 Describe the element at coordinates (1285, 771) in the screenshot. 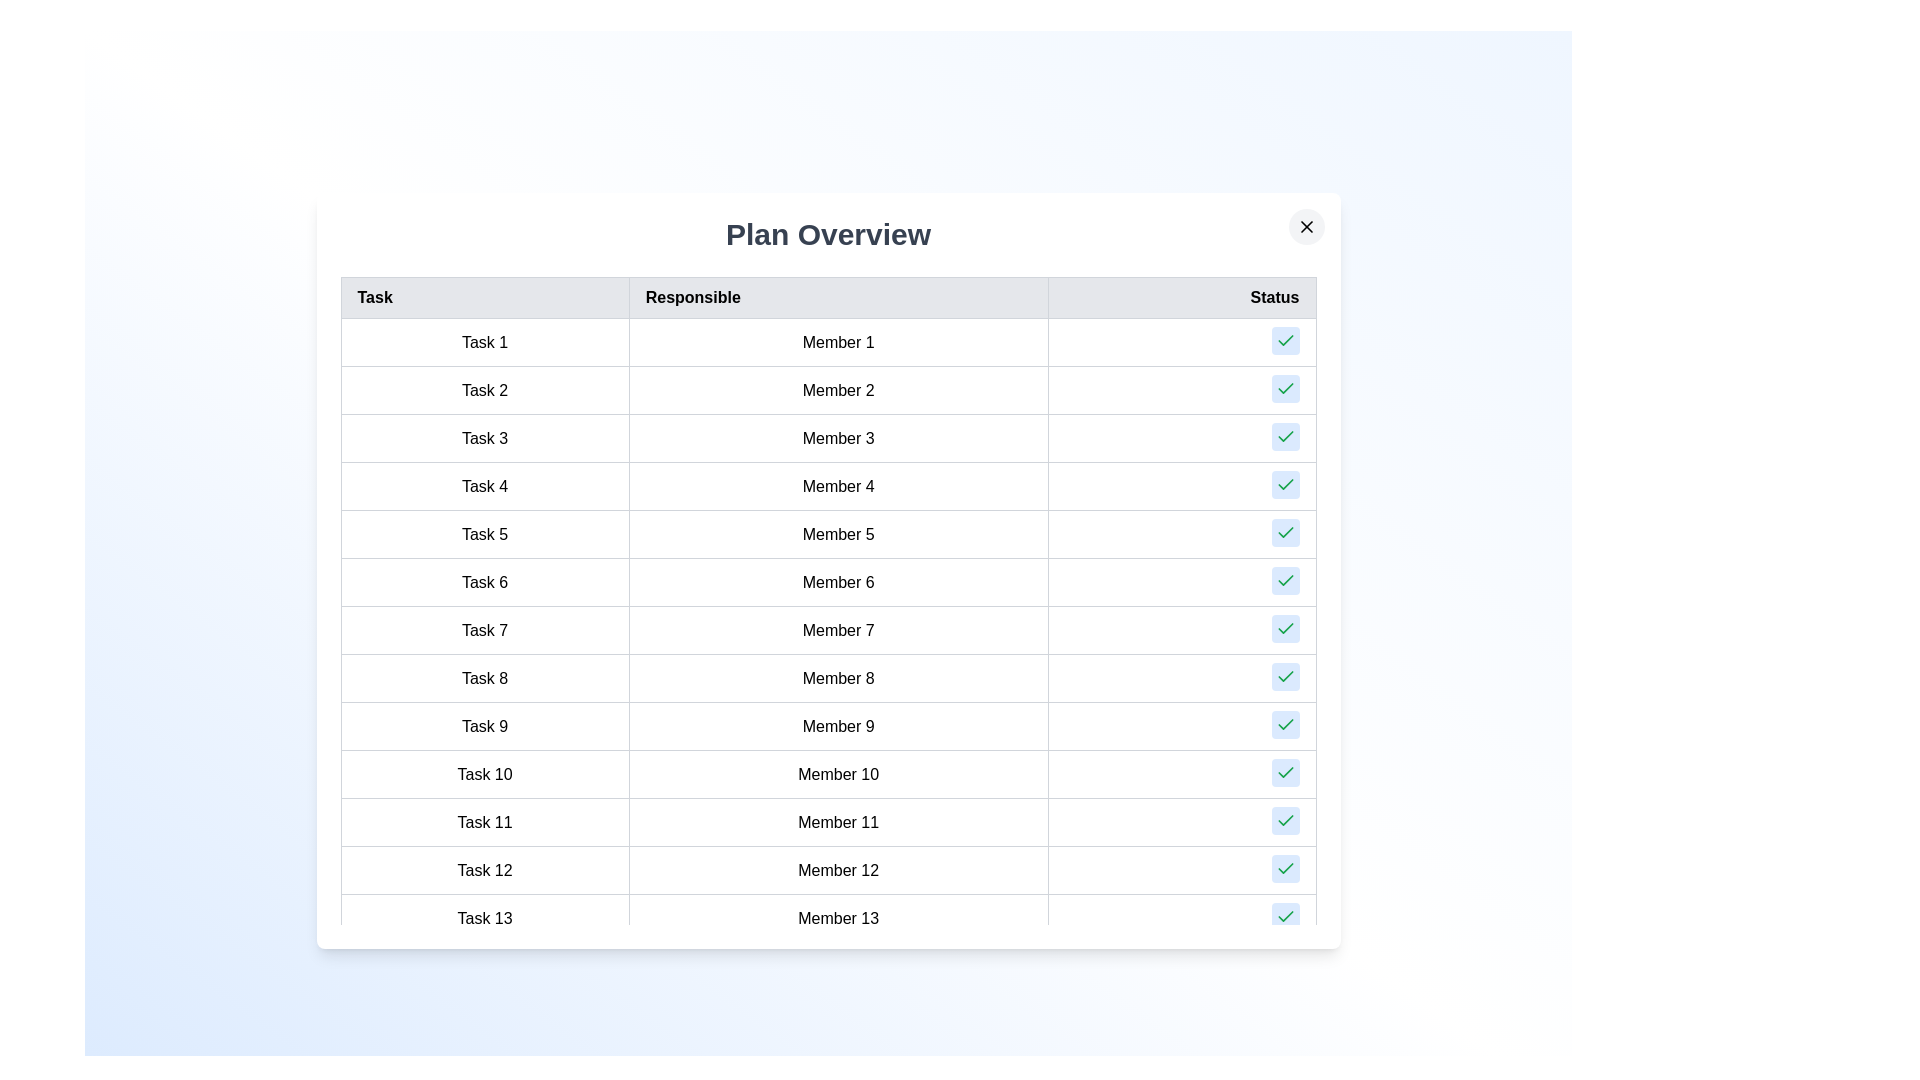

I see `the 'Check' button for task 10 to mark it as completed` at that location.